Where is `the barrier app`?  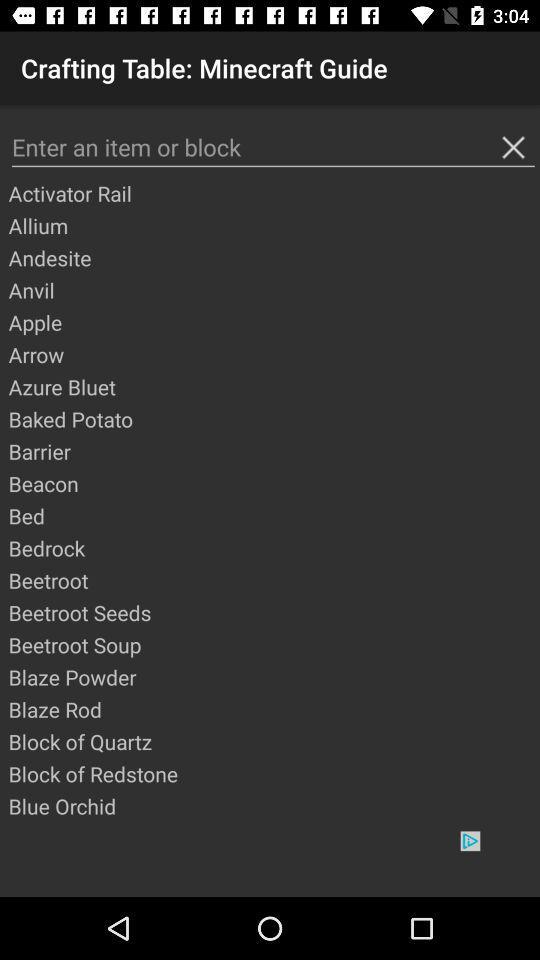
the barrier app is located at coordinates (272, 451).